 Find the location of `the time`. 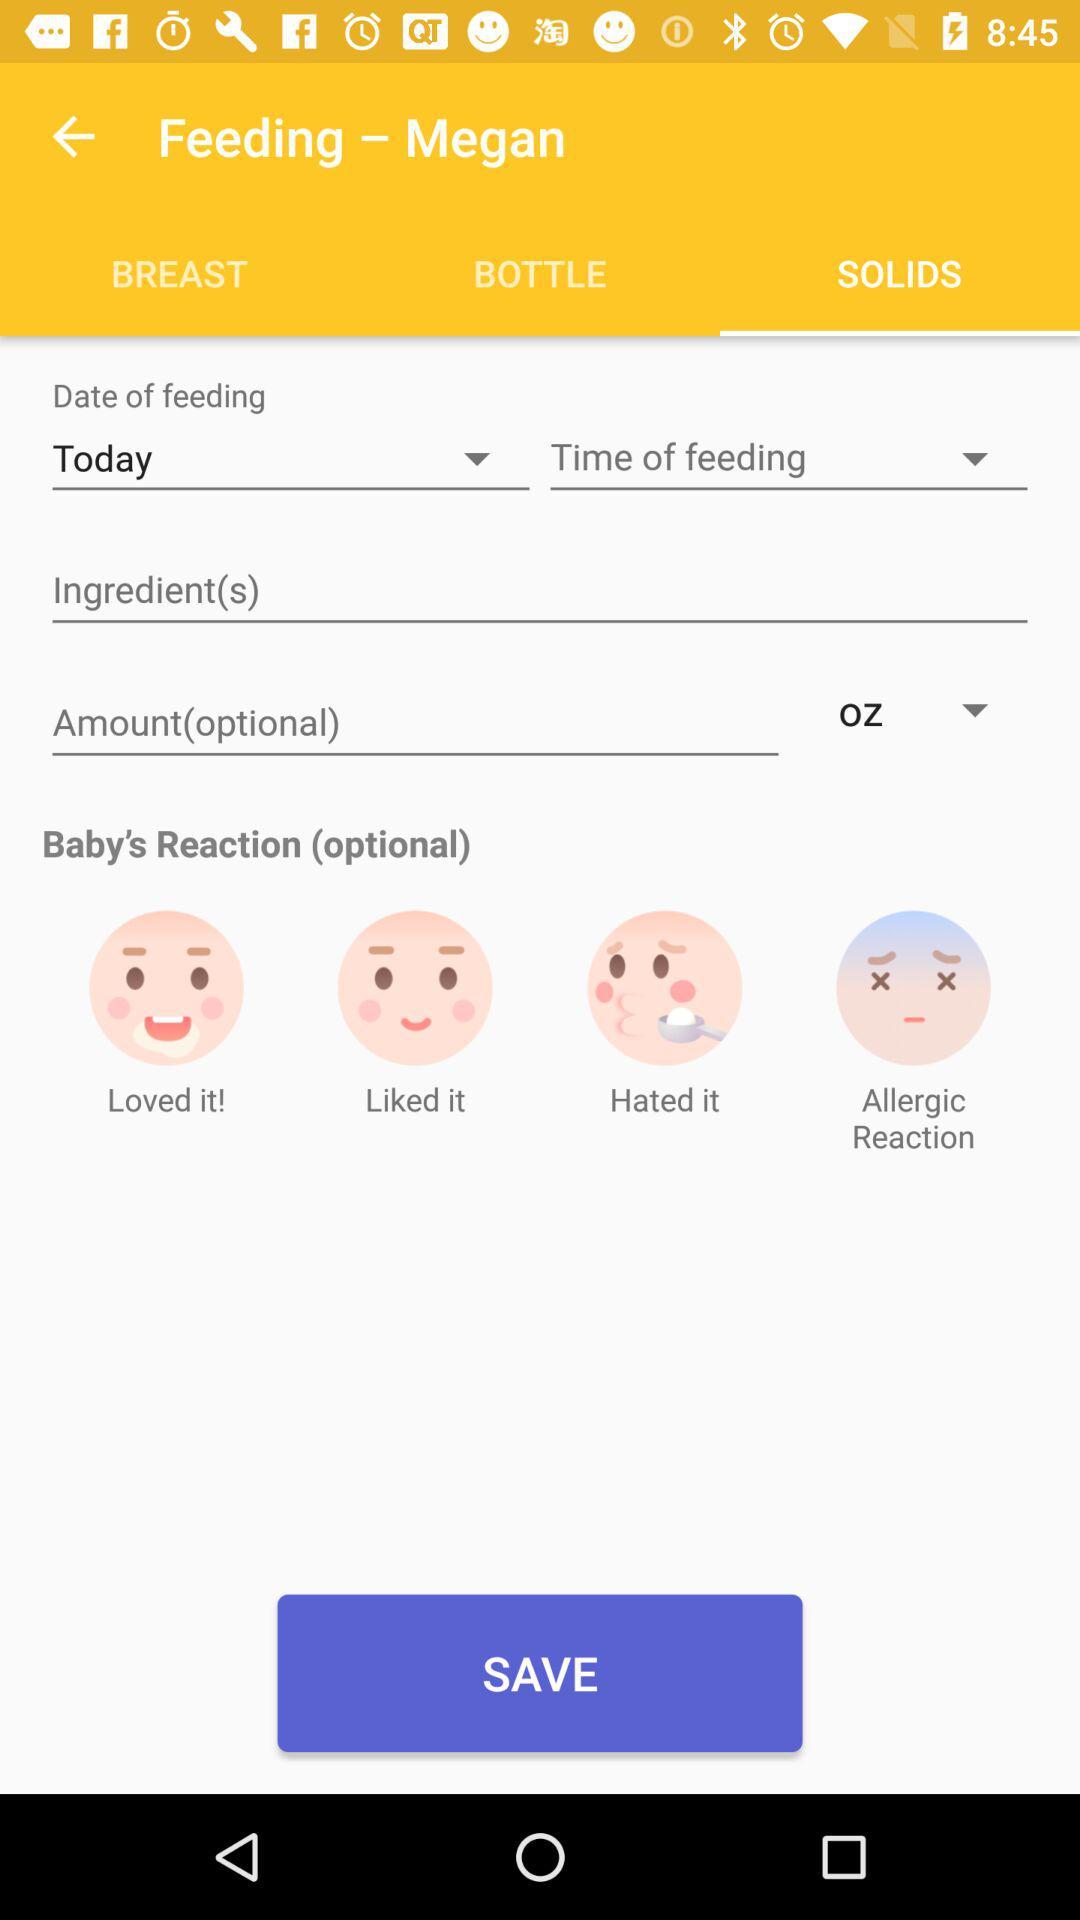

the time is located at coordinates (788, 457).